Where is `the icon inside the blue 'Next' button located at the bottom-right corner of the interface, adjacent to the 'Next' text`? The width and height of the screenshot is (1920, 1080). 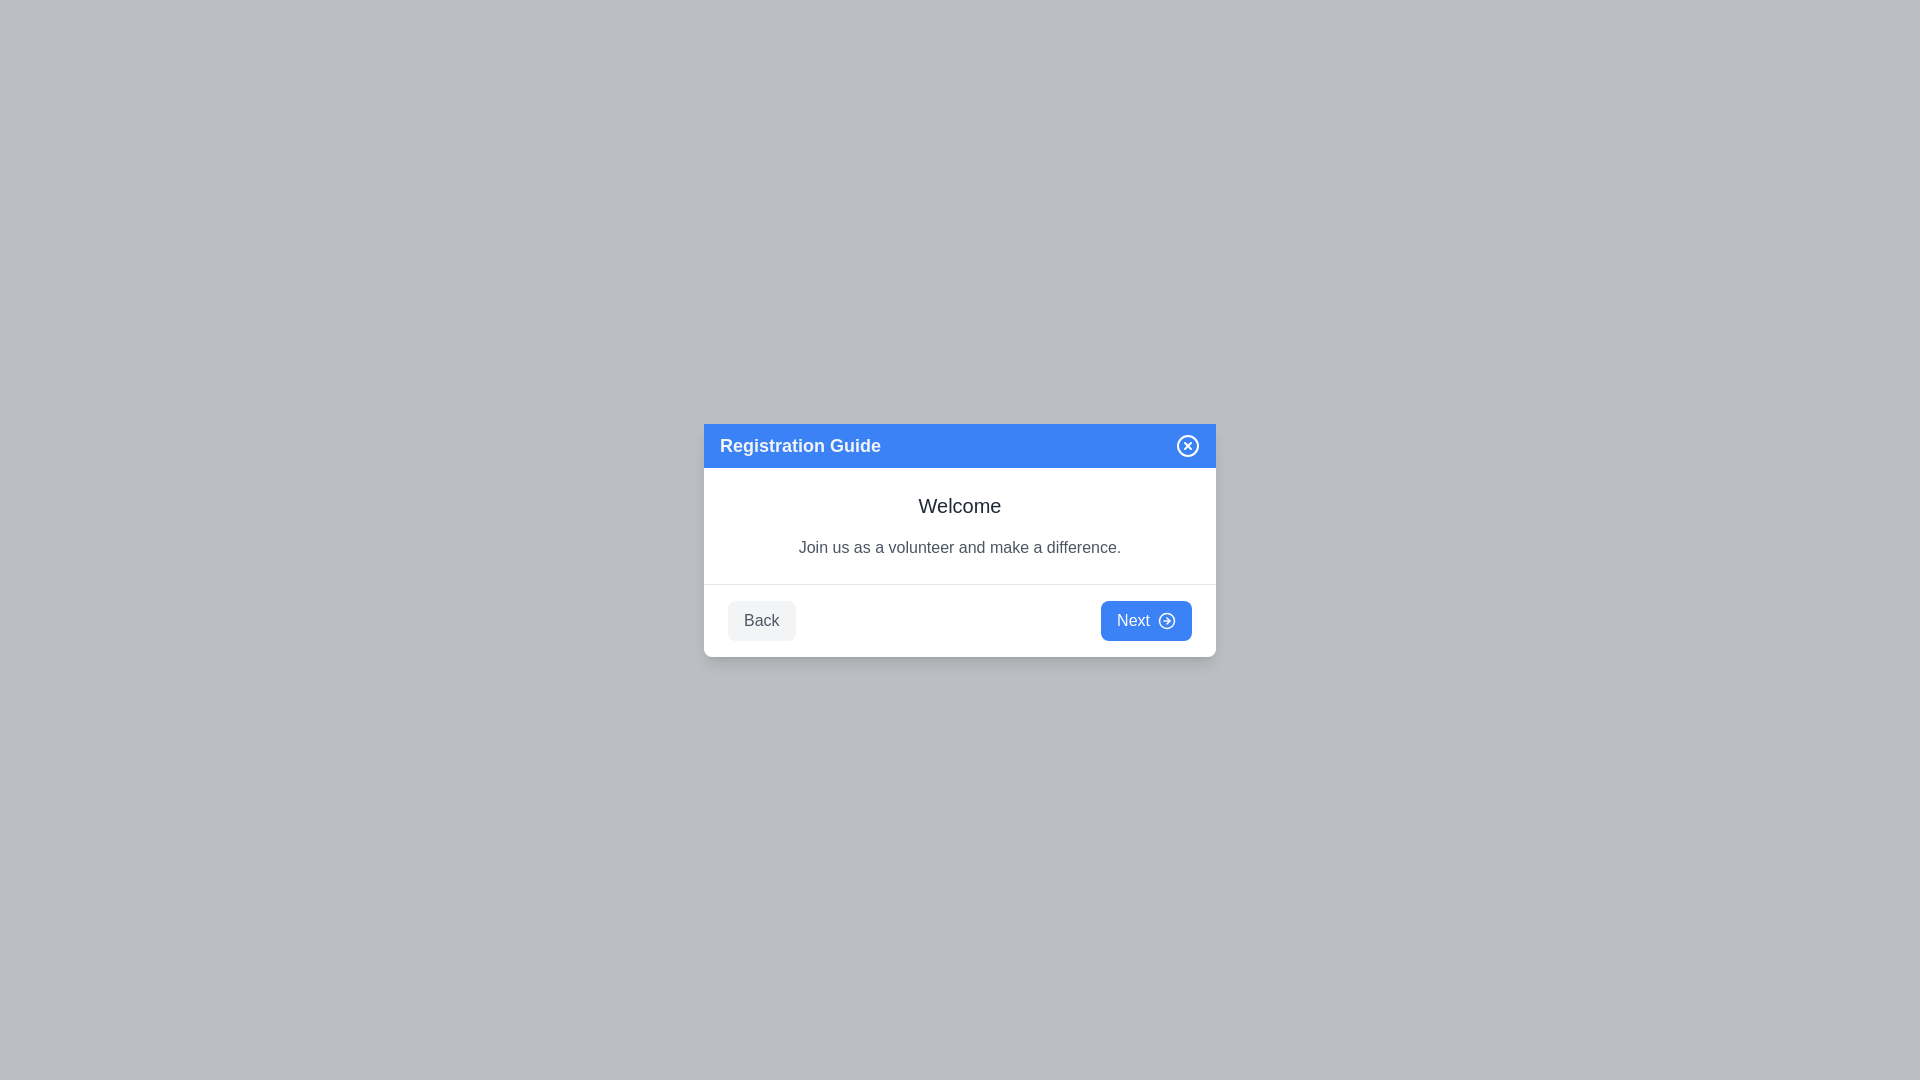
the icon inside the blue 'Next' button located at the bottom-right corner of the interface, adjacent to the 'Next' text is located at coordinates (1166, 620).